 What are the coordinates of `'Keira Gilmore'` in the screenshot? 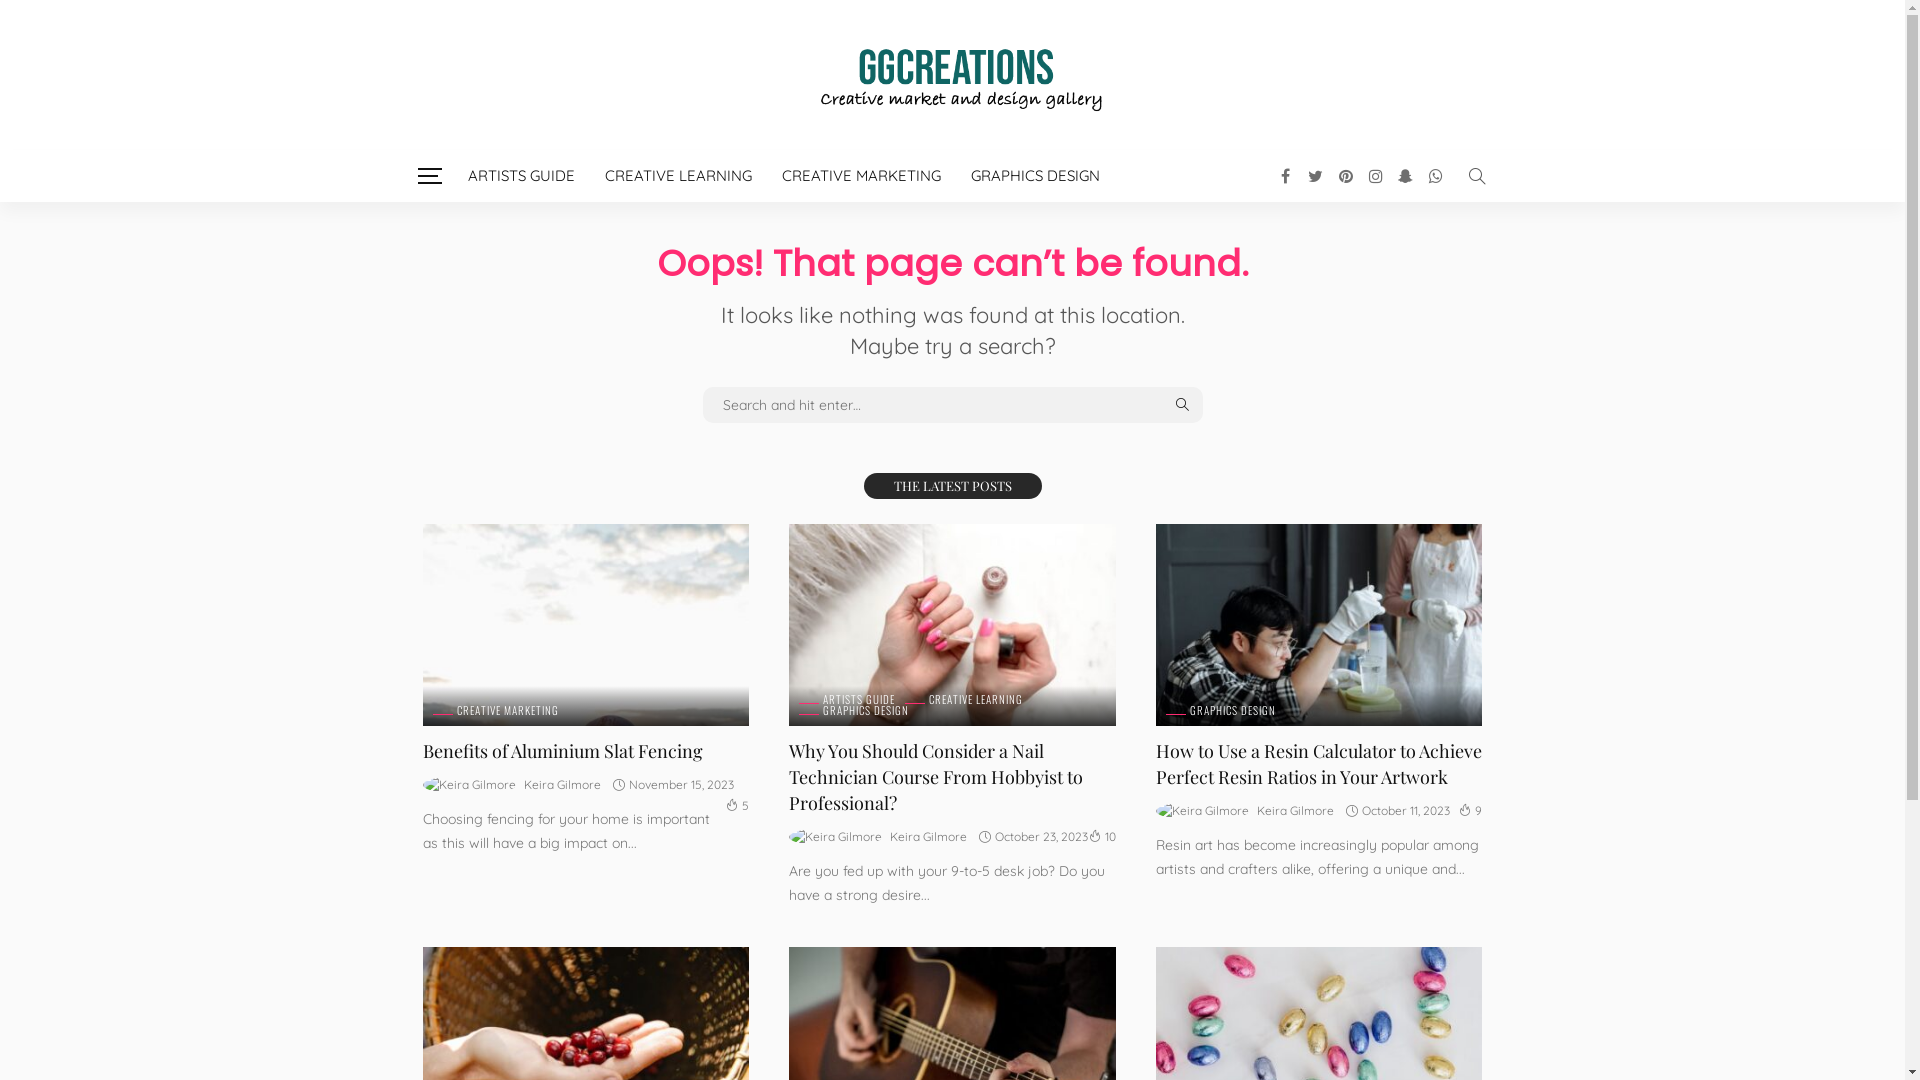 It's located at (927, 837).